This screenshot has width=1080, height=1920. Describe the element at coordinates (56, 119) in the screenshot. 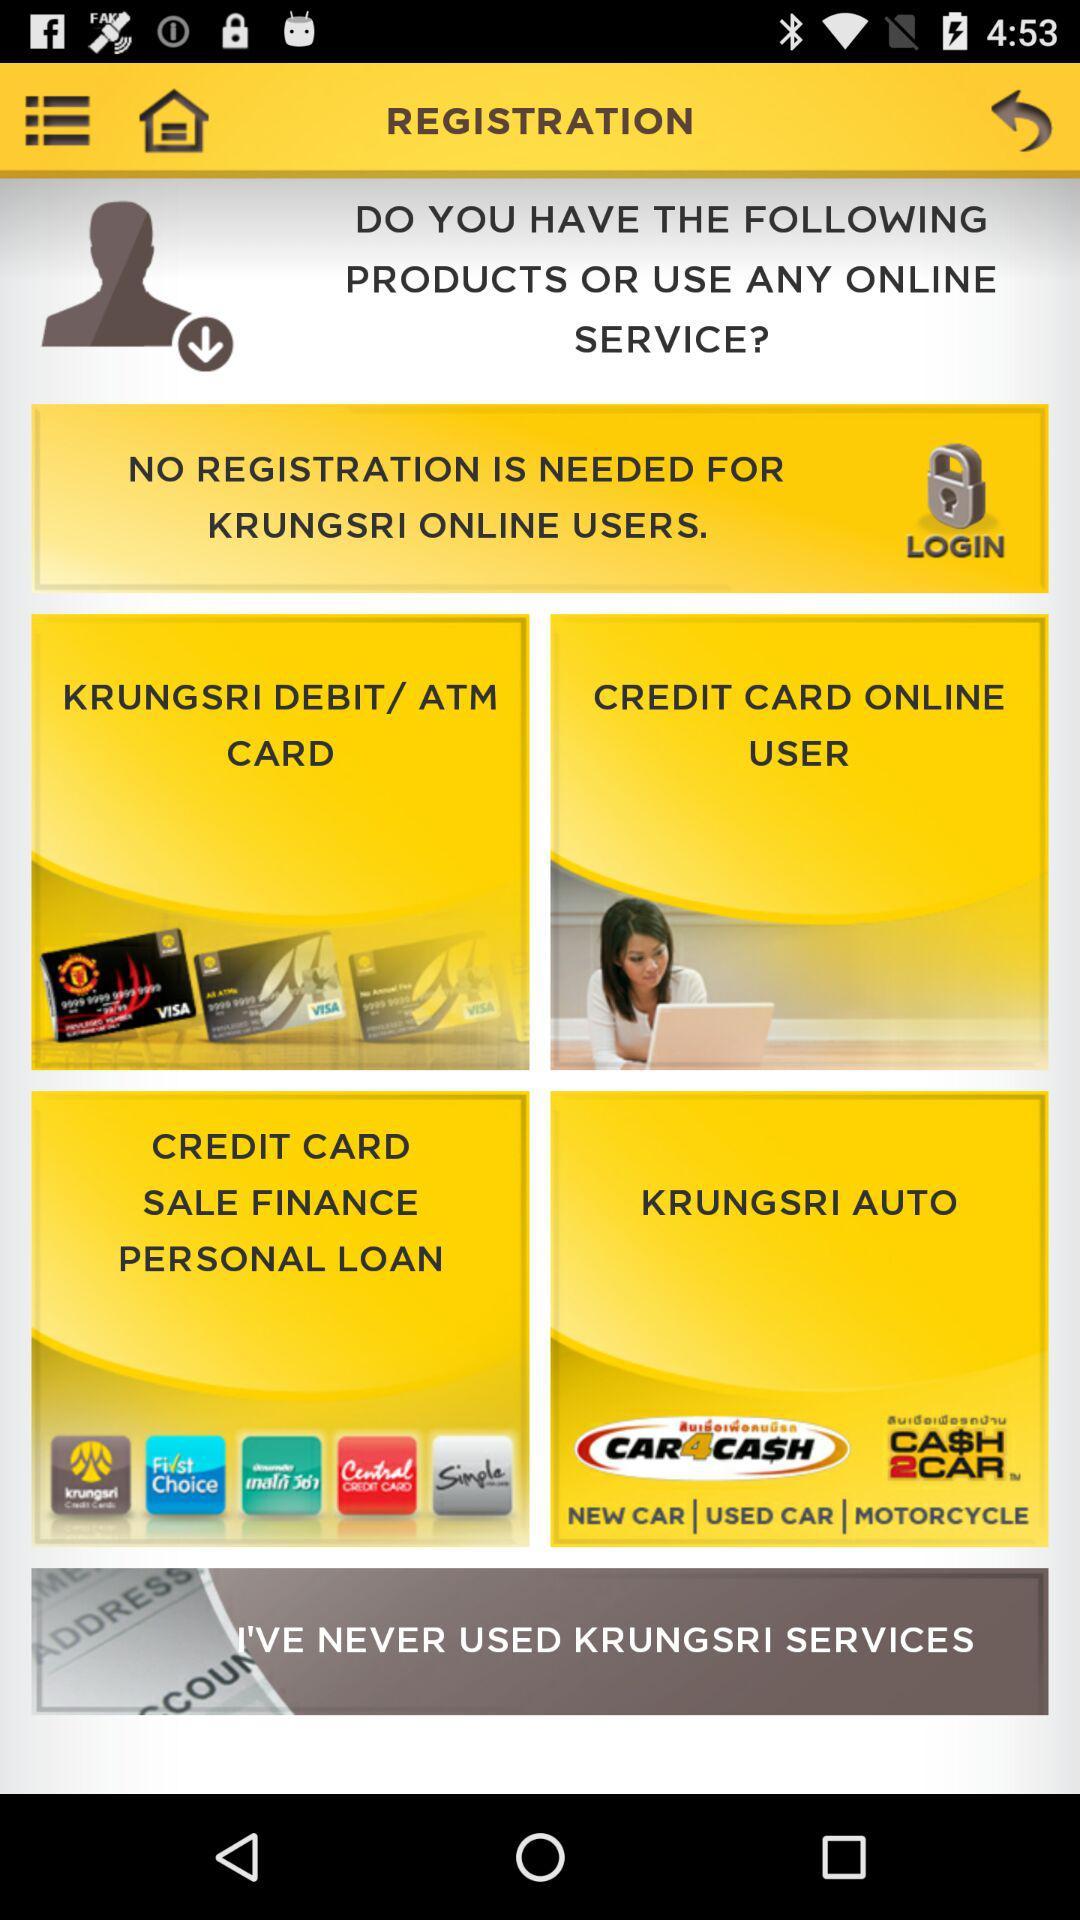

I see `open drop-down menu` at that location.